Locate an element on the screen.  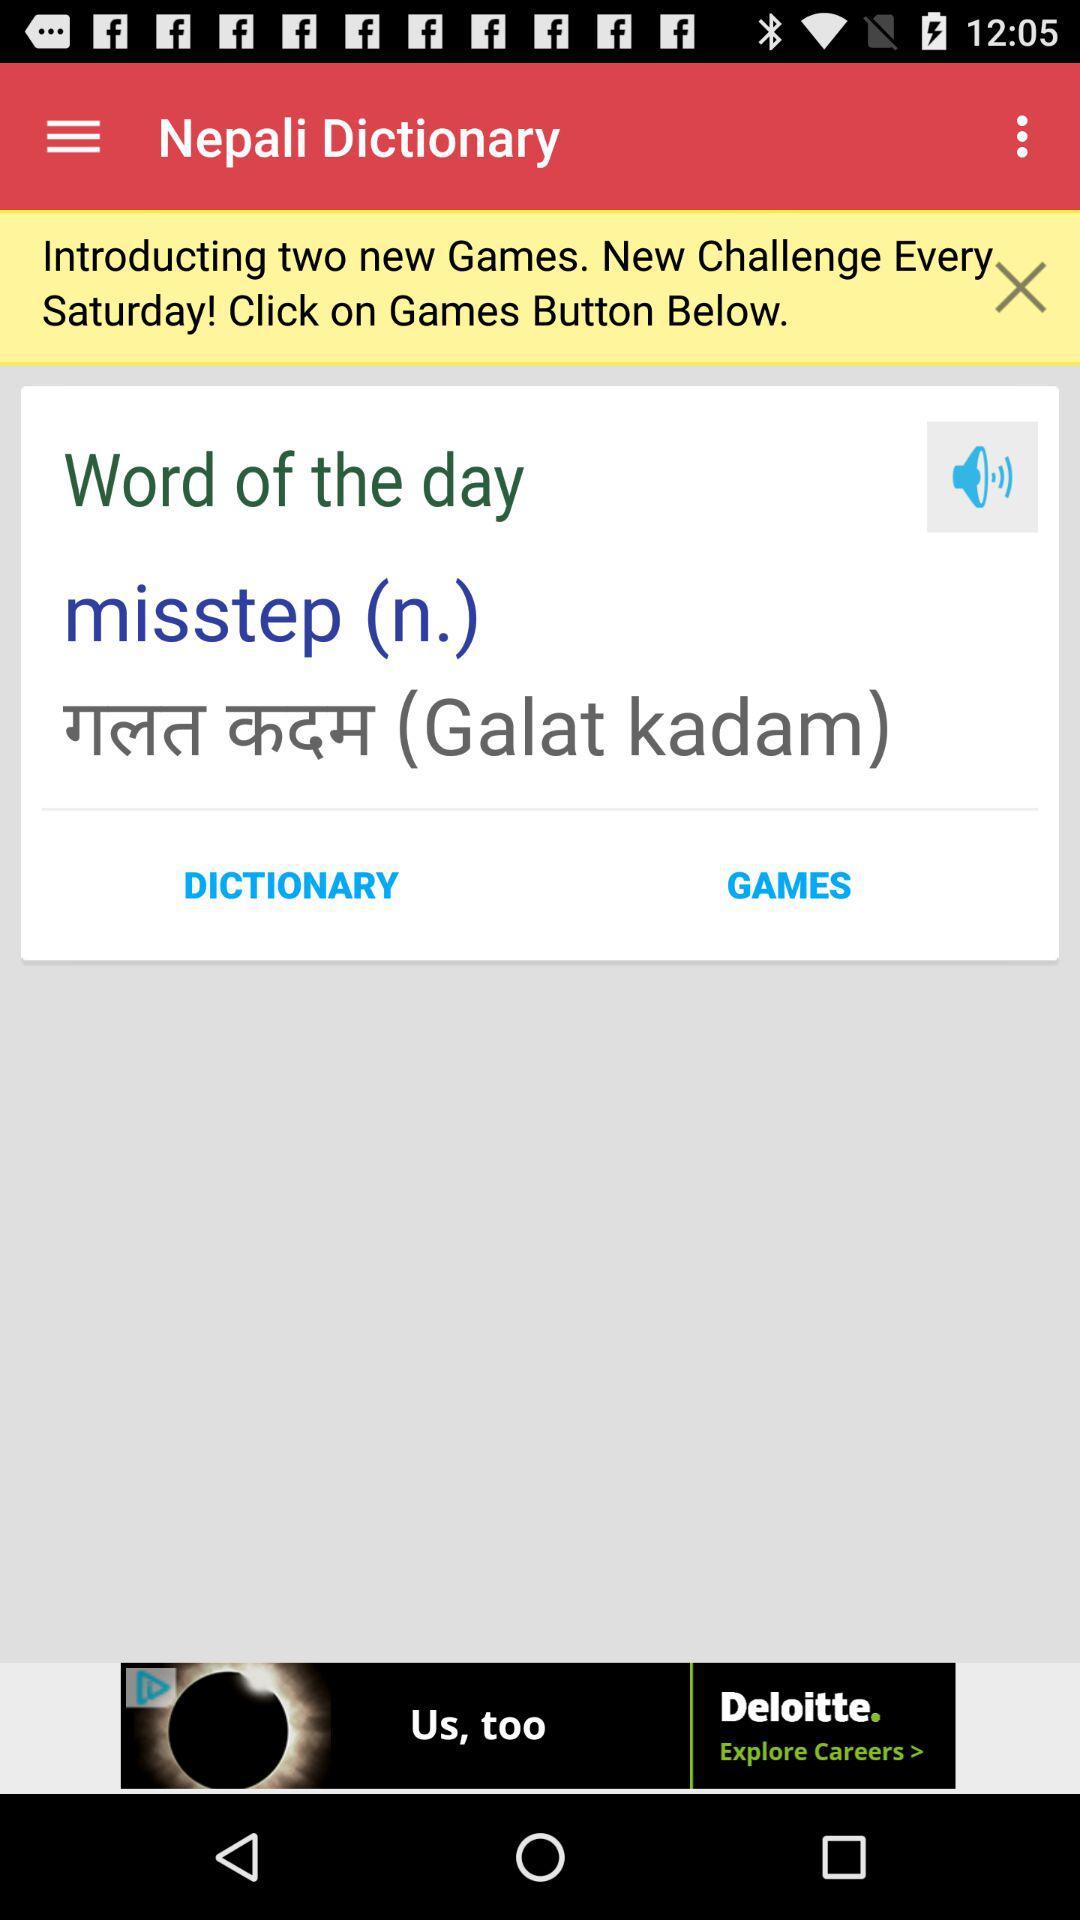
the close icon is located at coordinates (1020, 306).